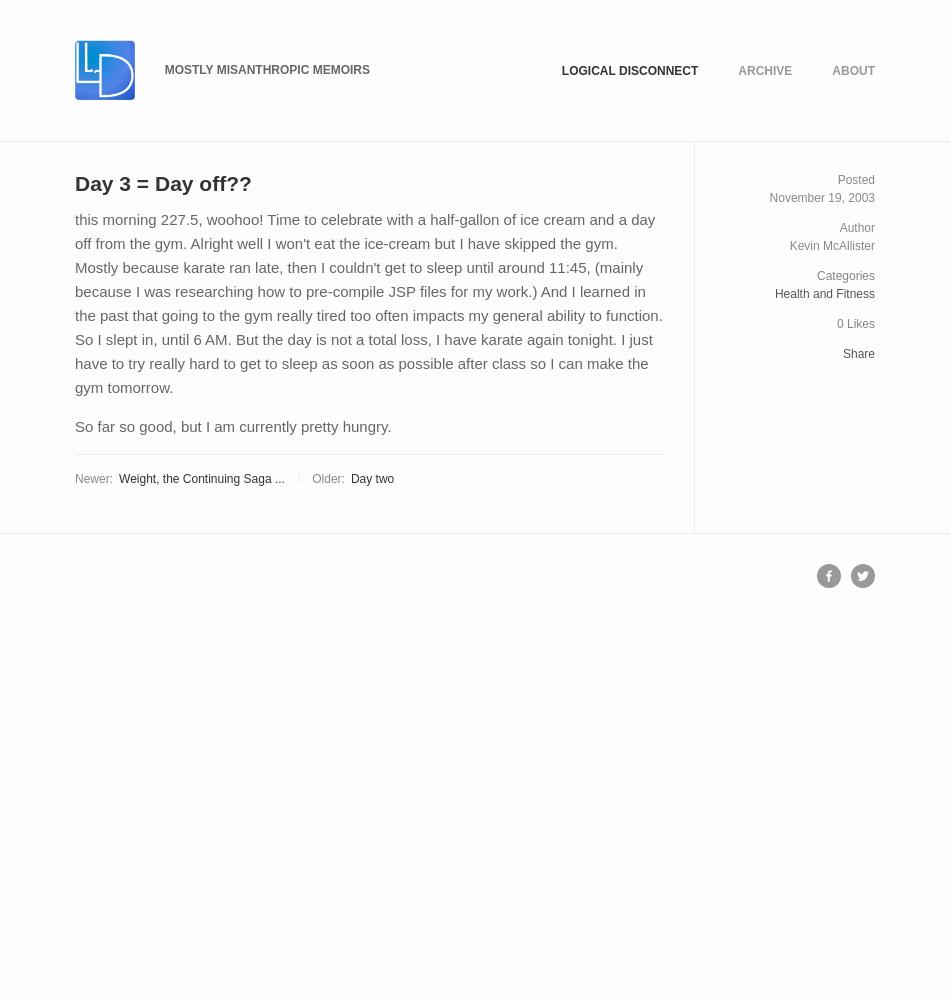  What do you see at coordinates (266, 69) in the screenshot?
I see `'Mostly Misanthropic Memoirs'` at bounding box center [266, 69].